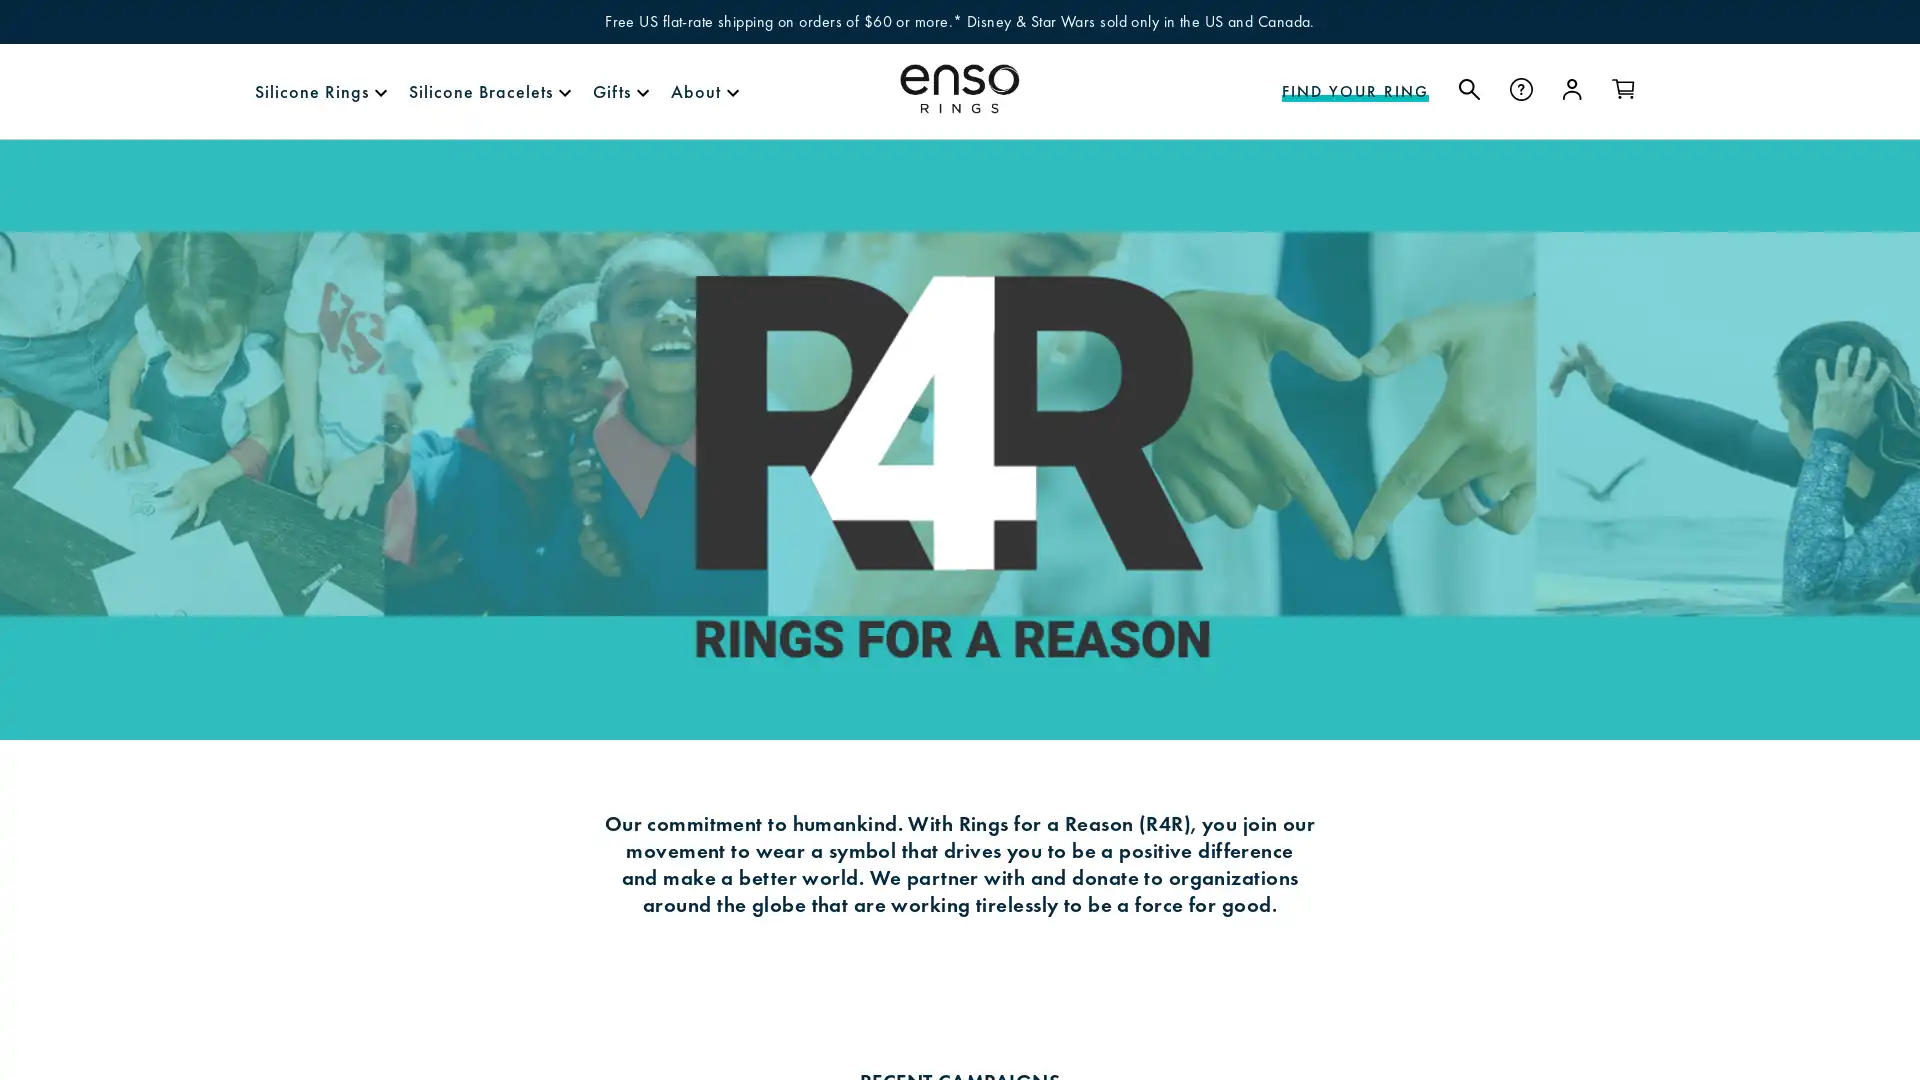 The image size is (1920, 1080). Describe the element at coordinates (1469, 88) in the screenshot. I see `Search` at that location.